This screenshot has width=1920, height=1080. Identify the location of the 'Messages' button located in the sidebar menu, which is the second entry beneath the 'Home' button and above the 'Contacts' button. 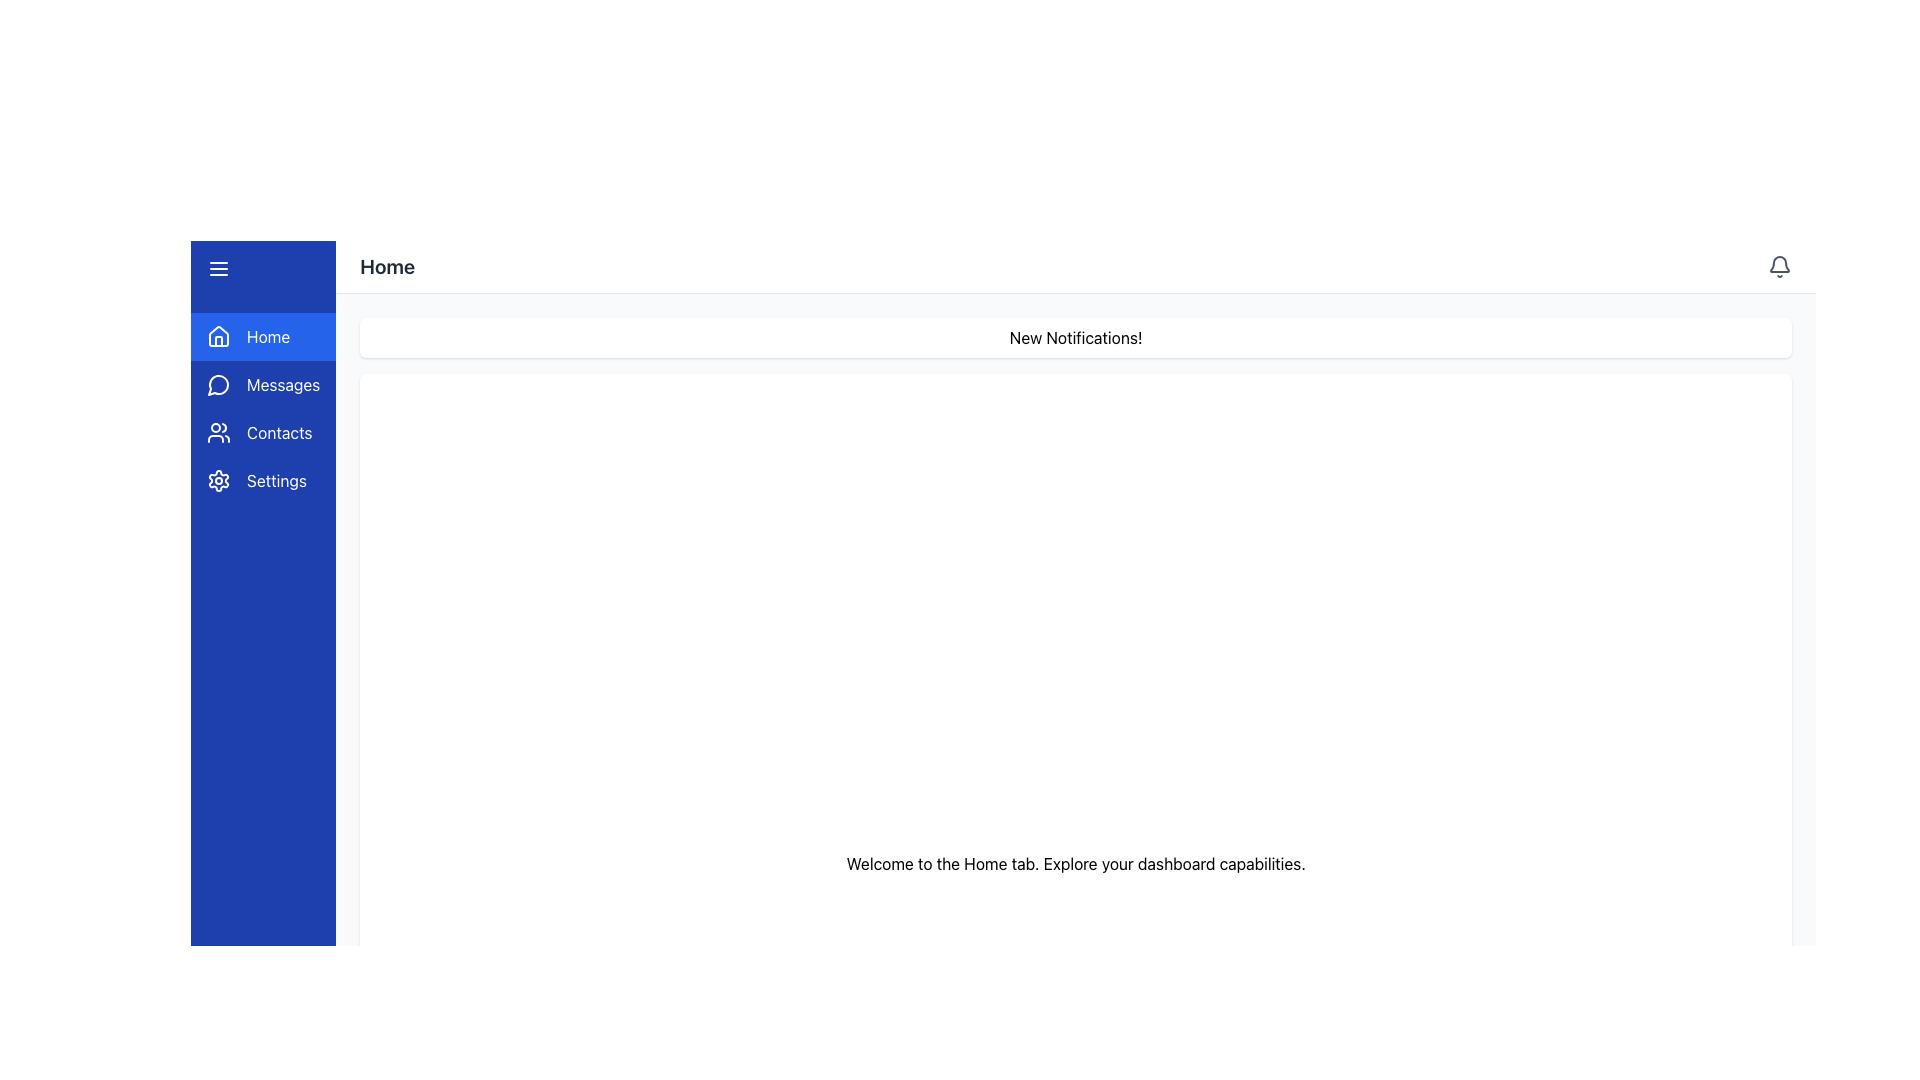
(262, 385).